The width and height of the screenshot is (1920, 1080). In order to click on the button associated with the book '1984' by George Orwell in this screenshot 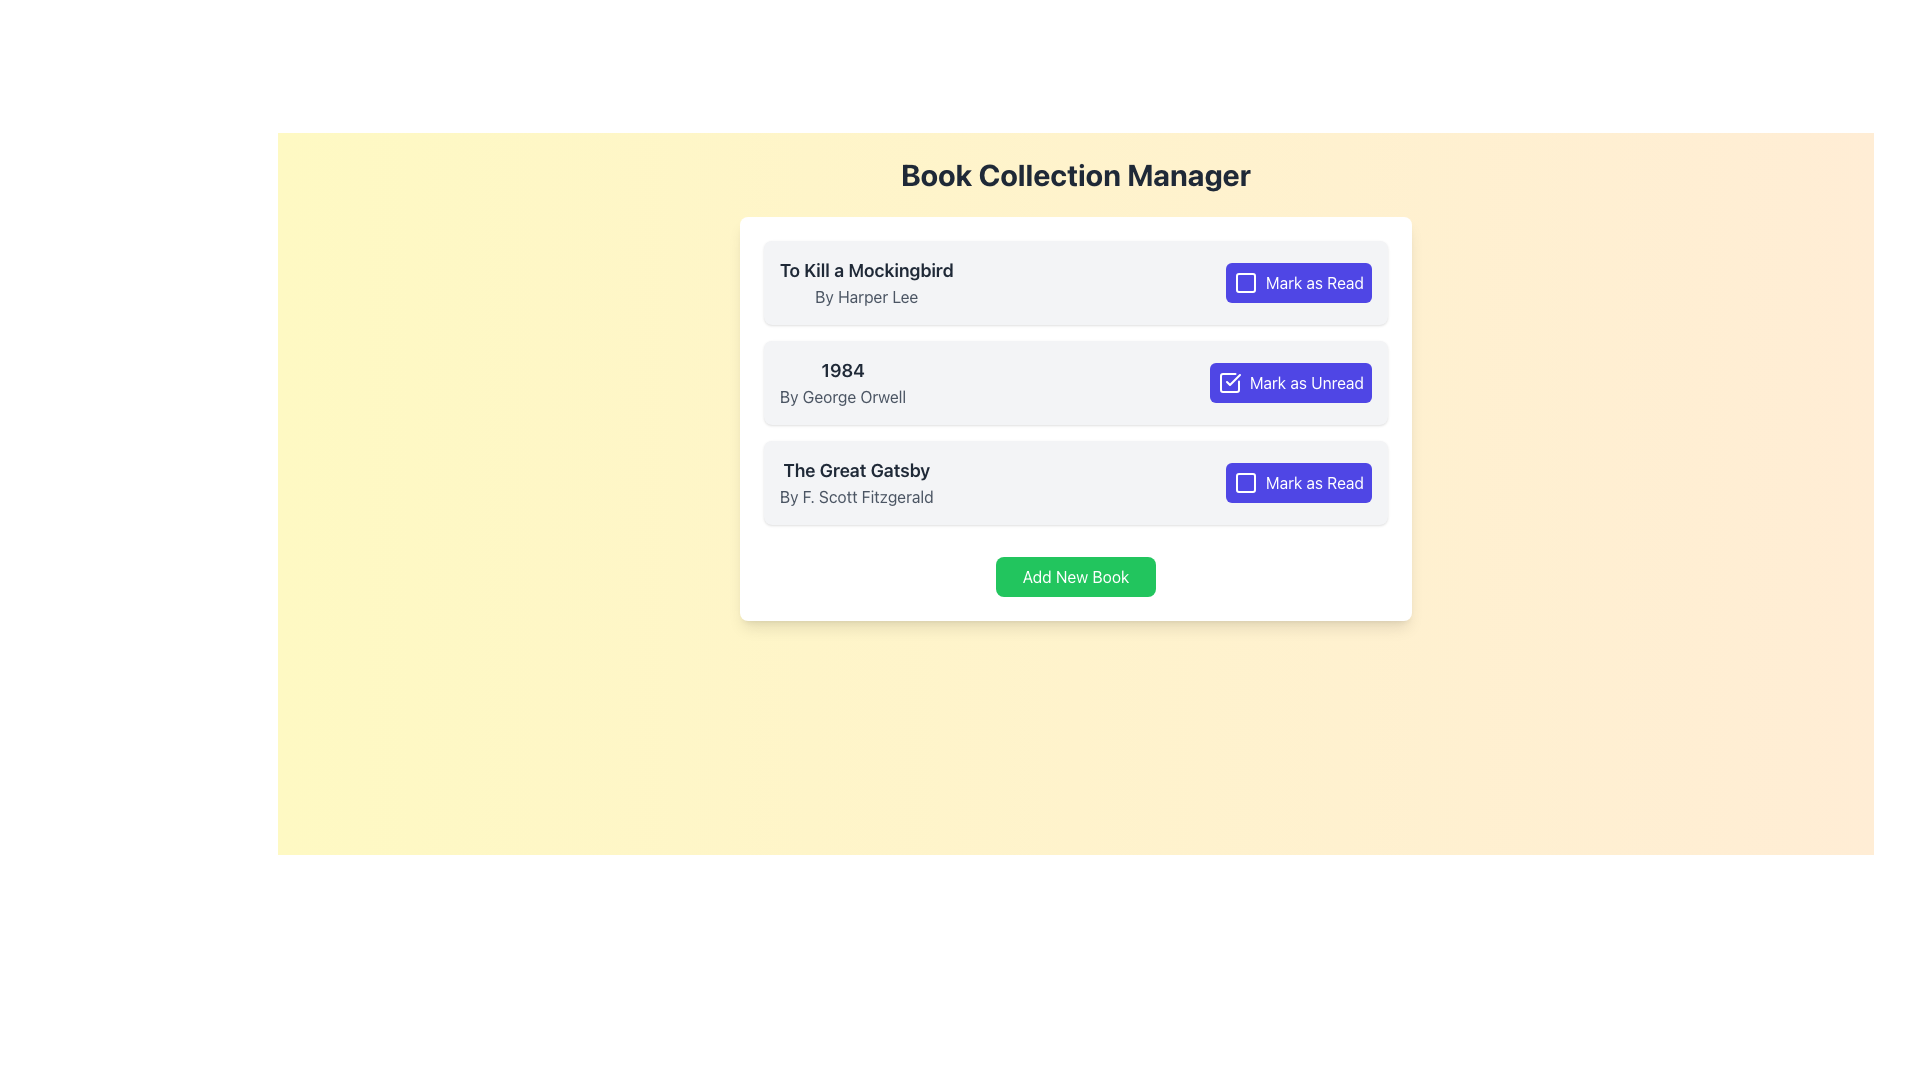, I will do `click(1290, 382)`.